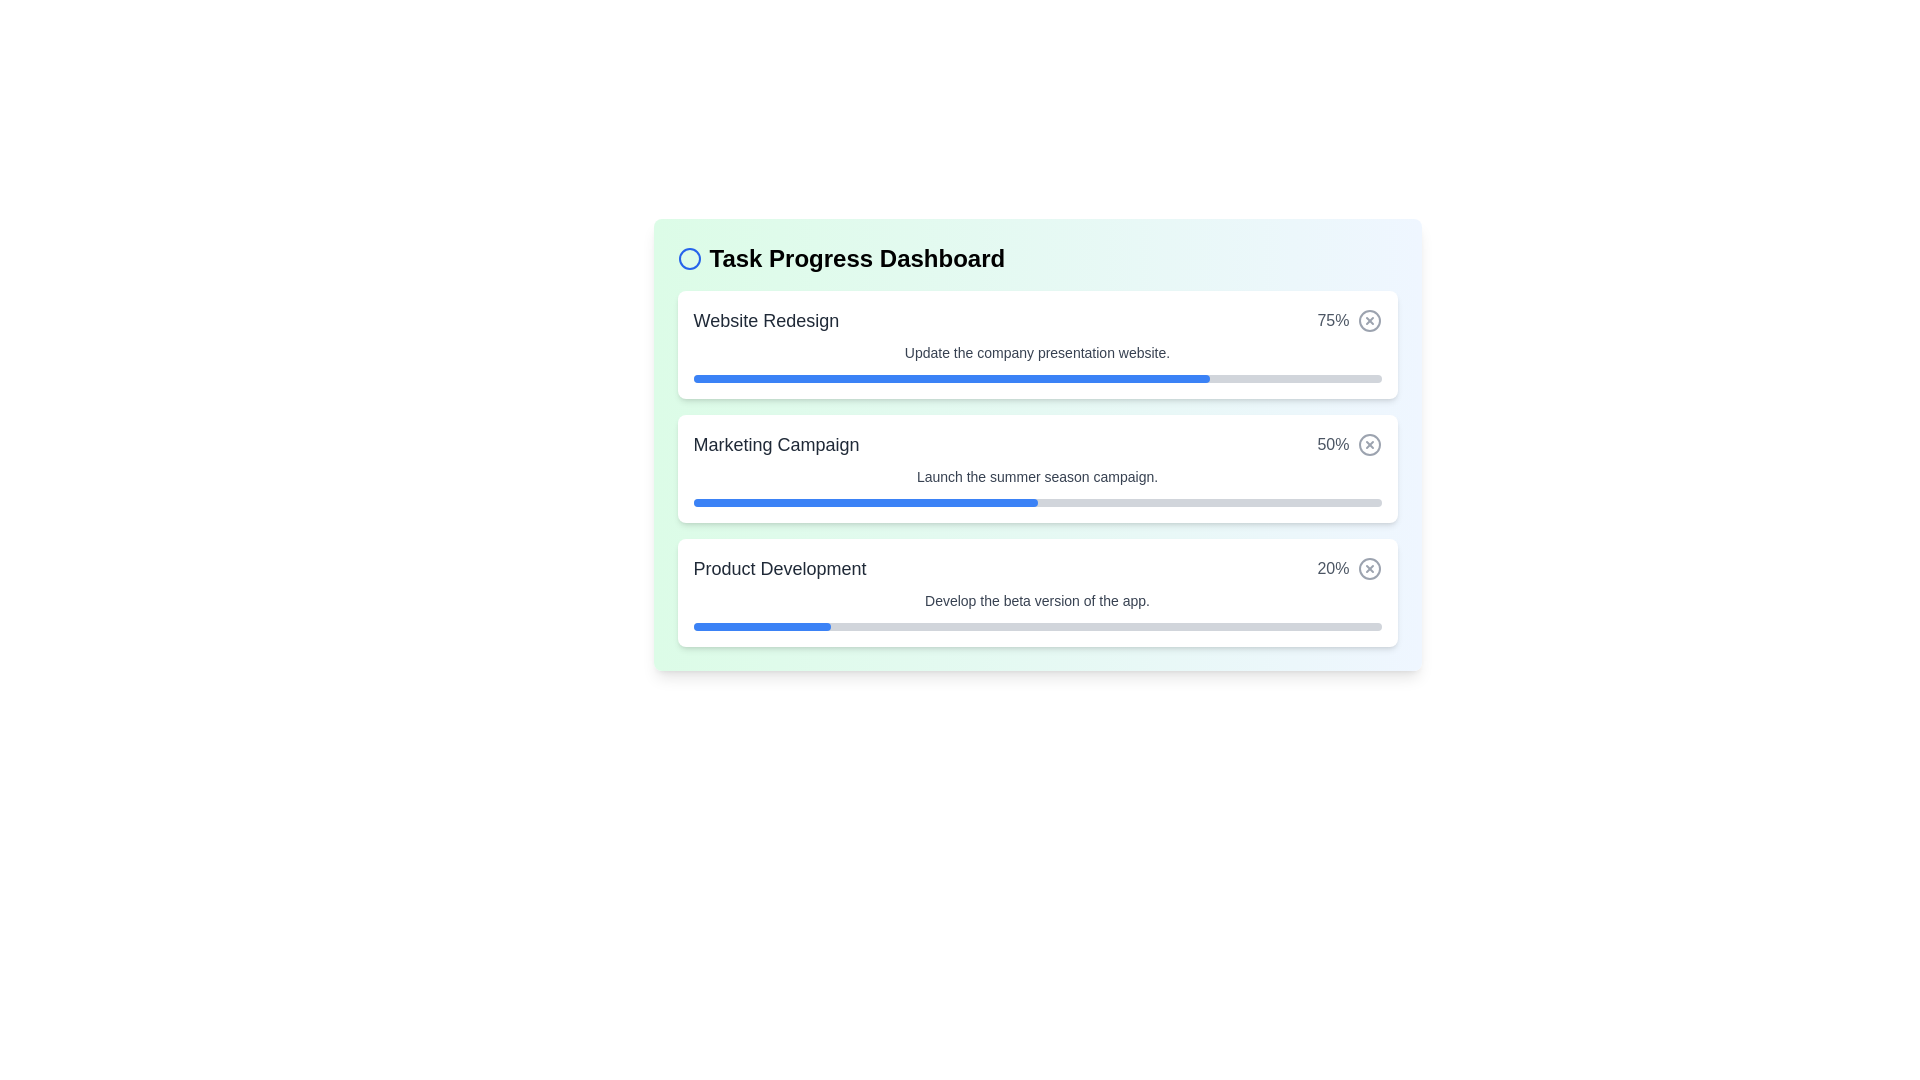 Image resolution: width=1920 pixels, height=1080 pixels. Describe the element at coordinates (1368, 319) in the screenshot. I see `the SVG circle located on the far right of the first task card in the progress dashboard, which is part of a graphic design element` at that location.